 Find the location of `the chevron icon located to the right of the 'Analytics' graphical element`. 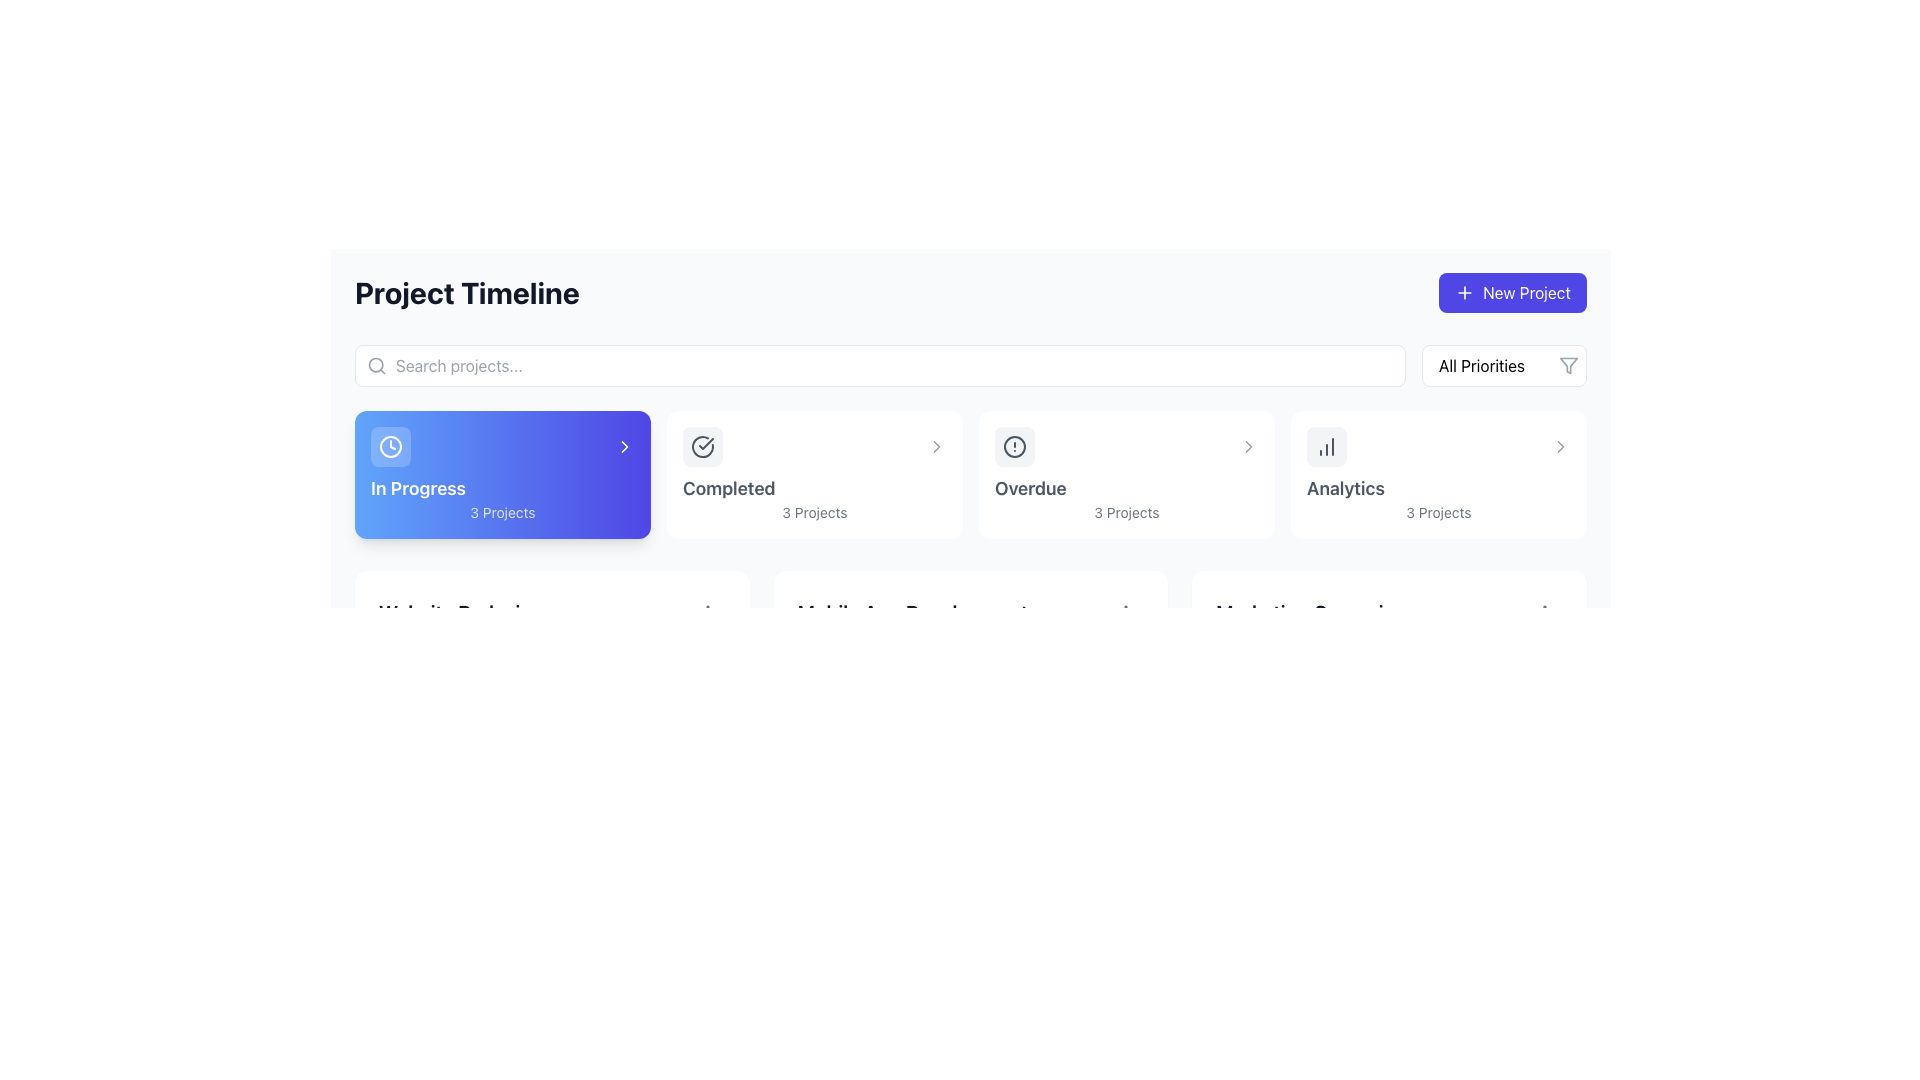

the chevron icon located to the right of the 'Analytics' graphical element is located at coordinates (1559, 446).